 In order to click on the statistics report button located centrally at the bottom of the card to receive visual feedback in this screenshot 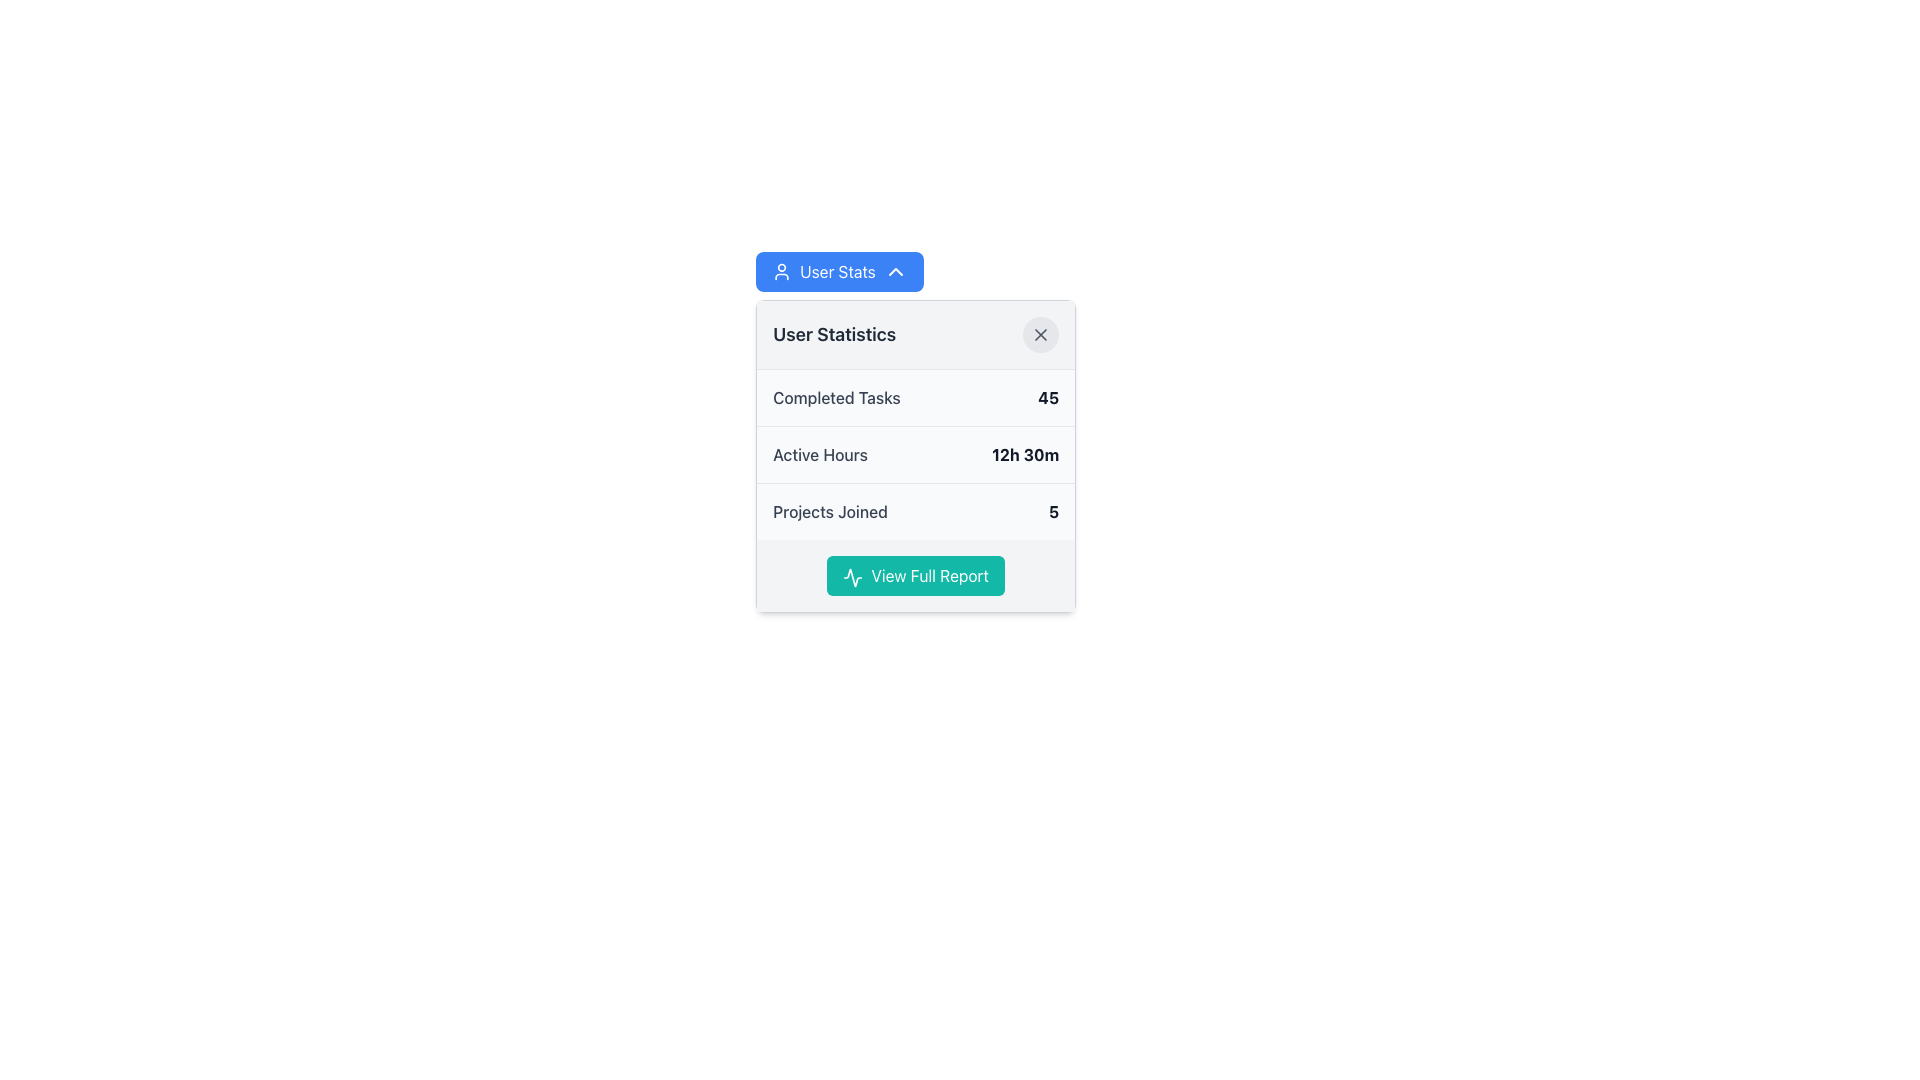, I will do `click(915, 575)`.